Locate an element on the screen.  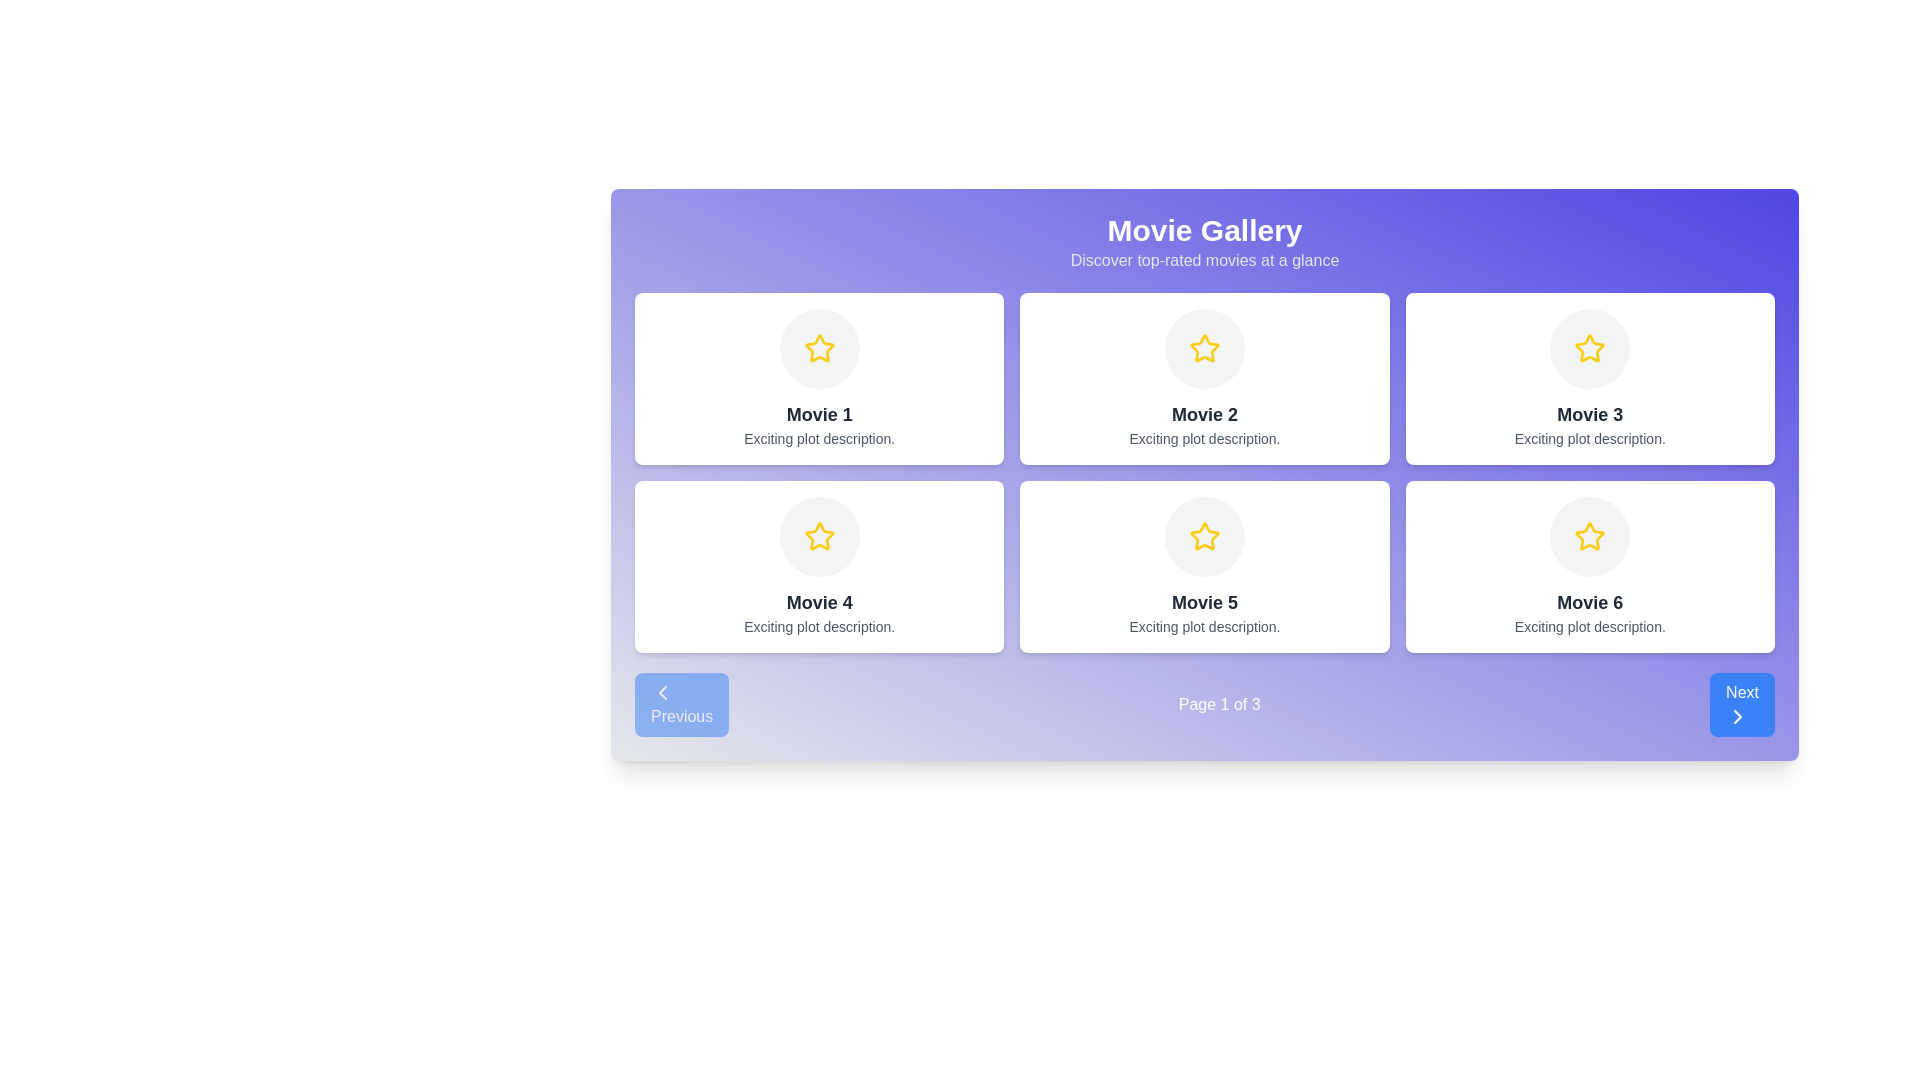
the movie details card, which is the second item is located at coordinates (1203, 378).